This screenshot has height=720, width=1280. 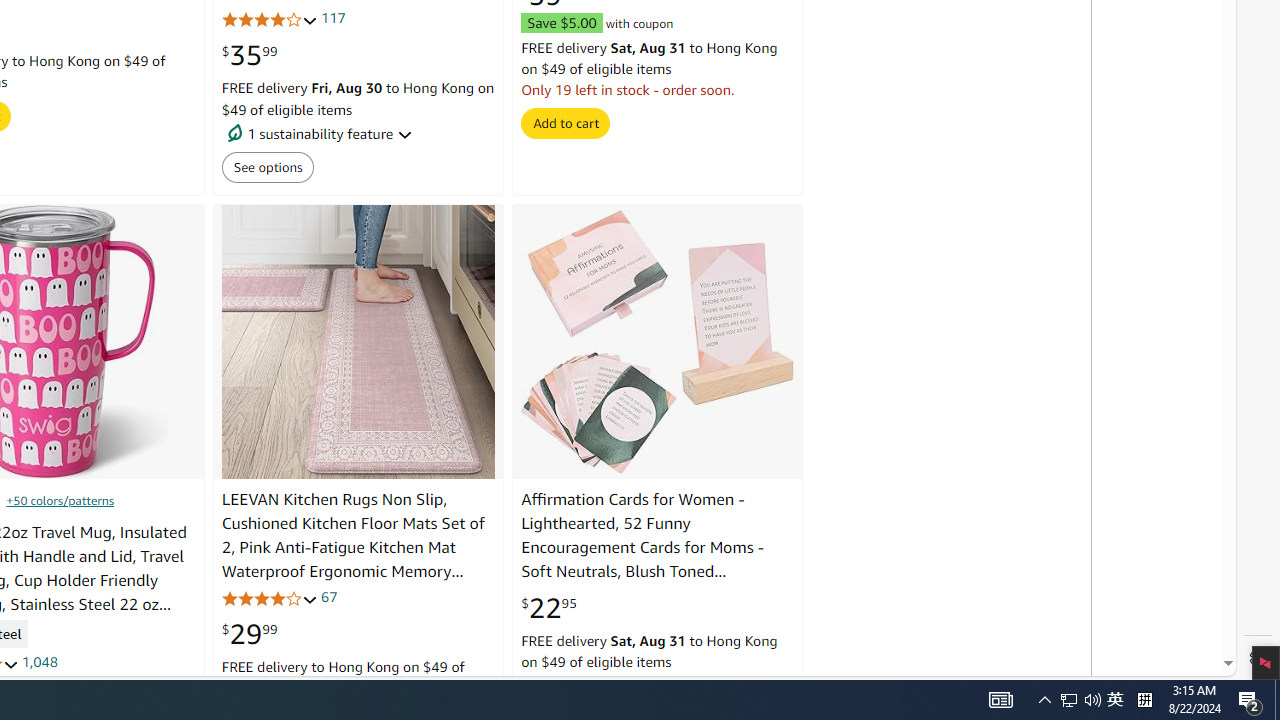 What do you see at coordinates (248, 55) in the screenshot?
I see `'$35.99'` at bounding box center [248, 55].